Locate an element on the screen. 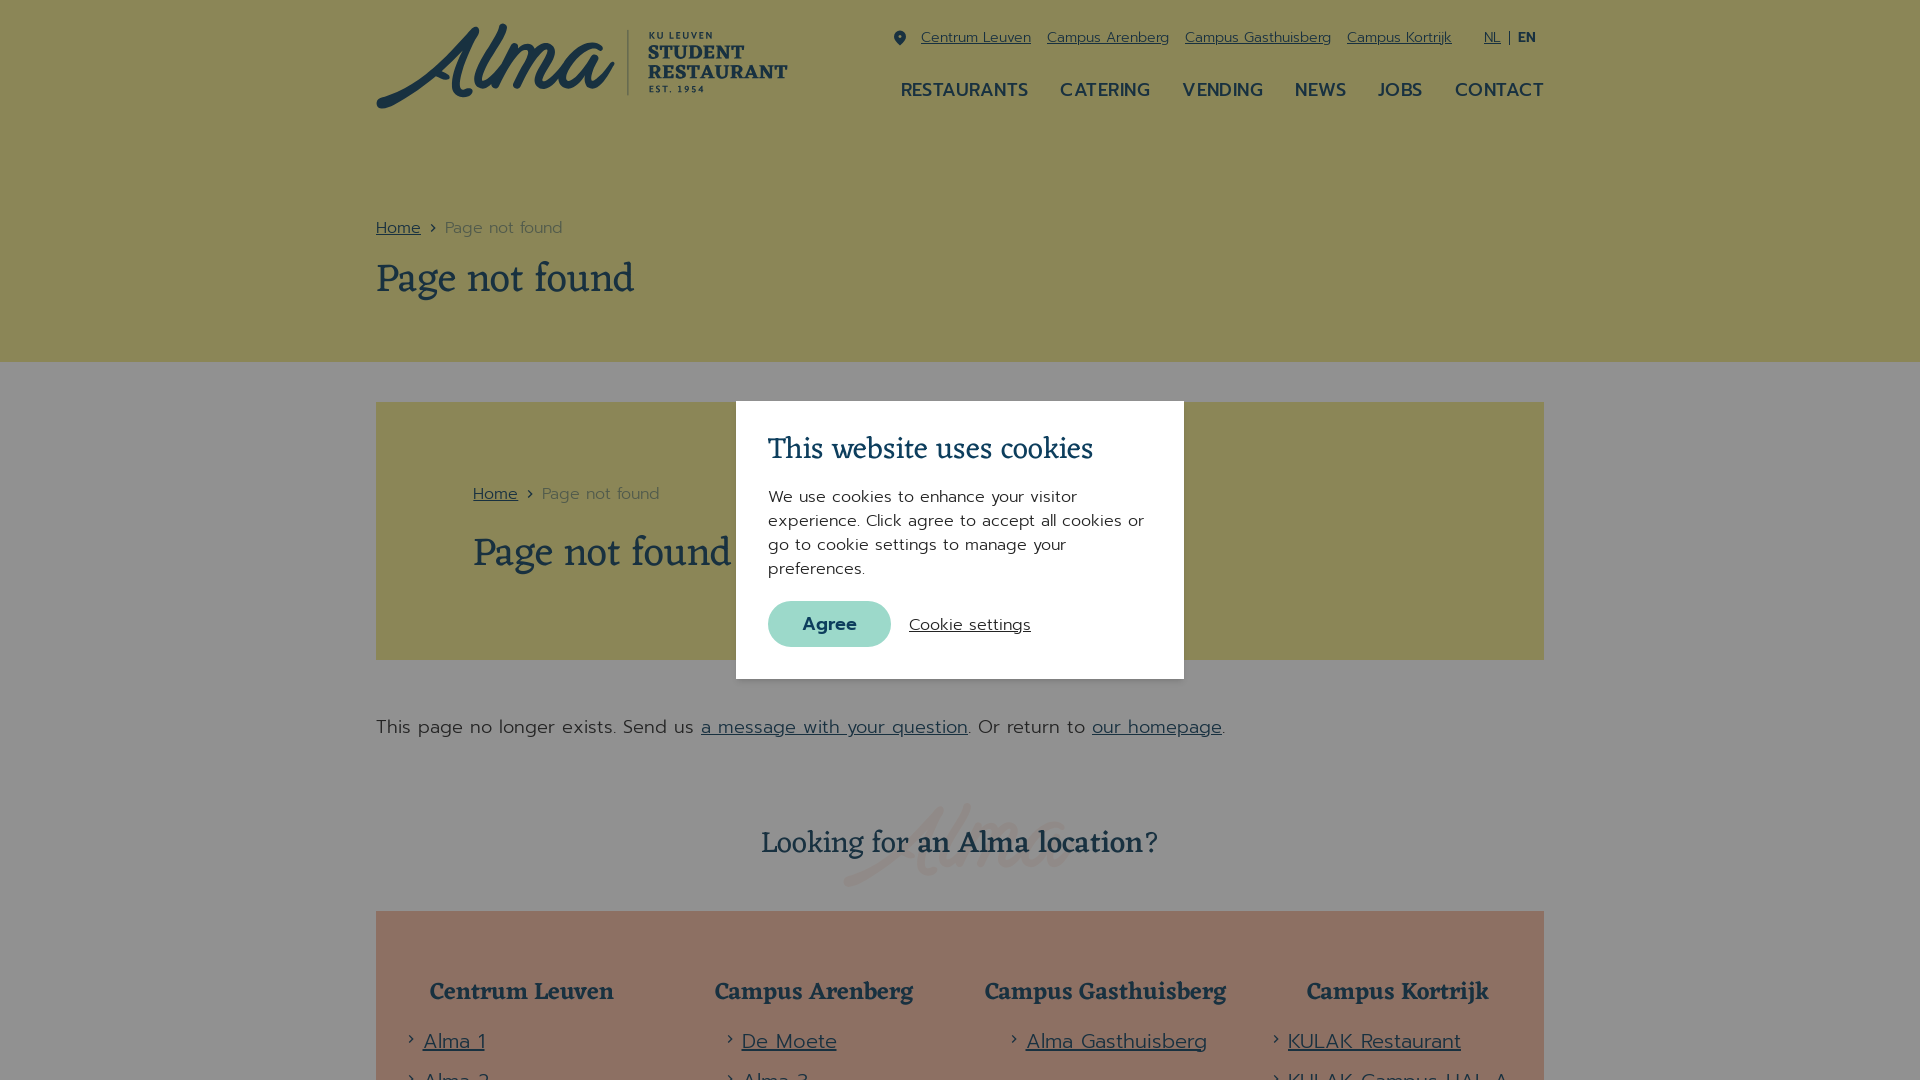 The image size is (1920, 1080). 'RESTAURANTS' is located at coordinates (964, 88).